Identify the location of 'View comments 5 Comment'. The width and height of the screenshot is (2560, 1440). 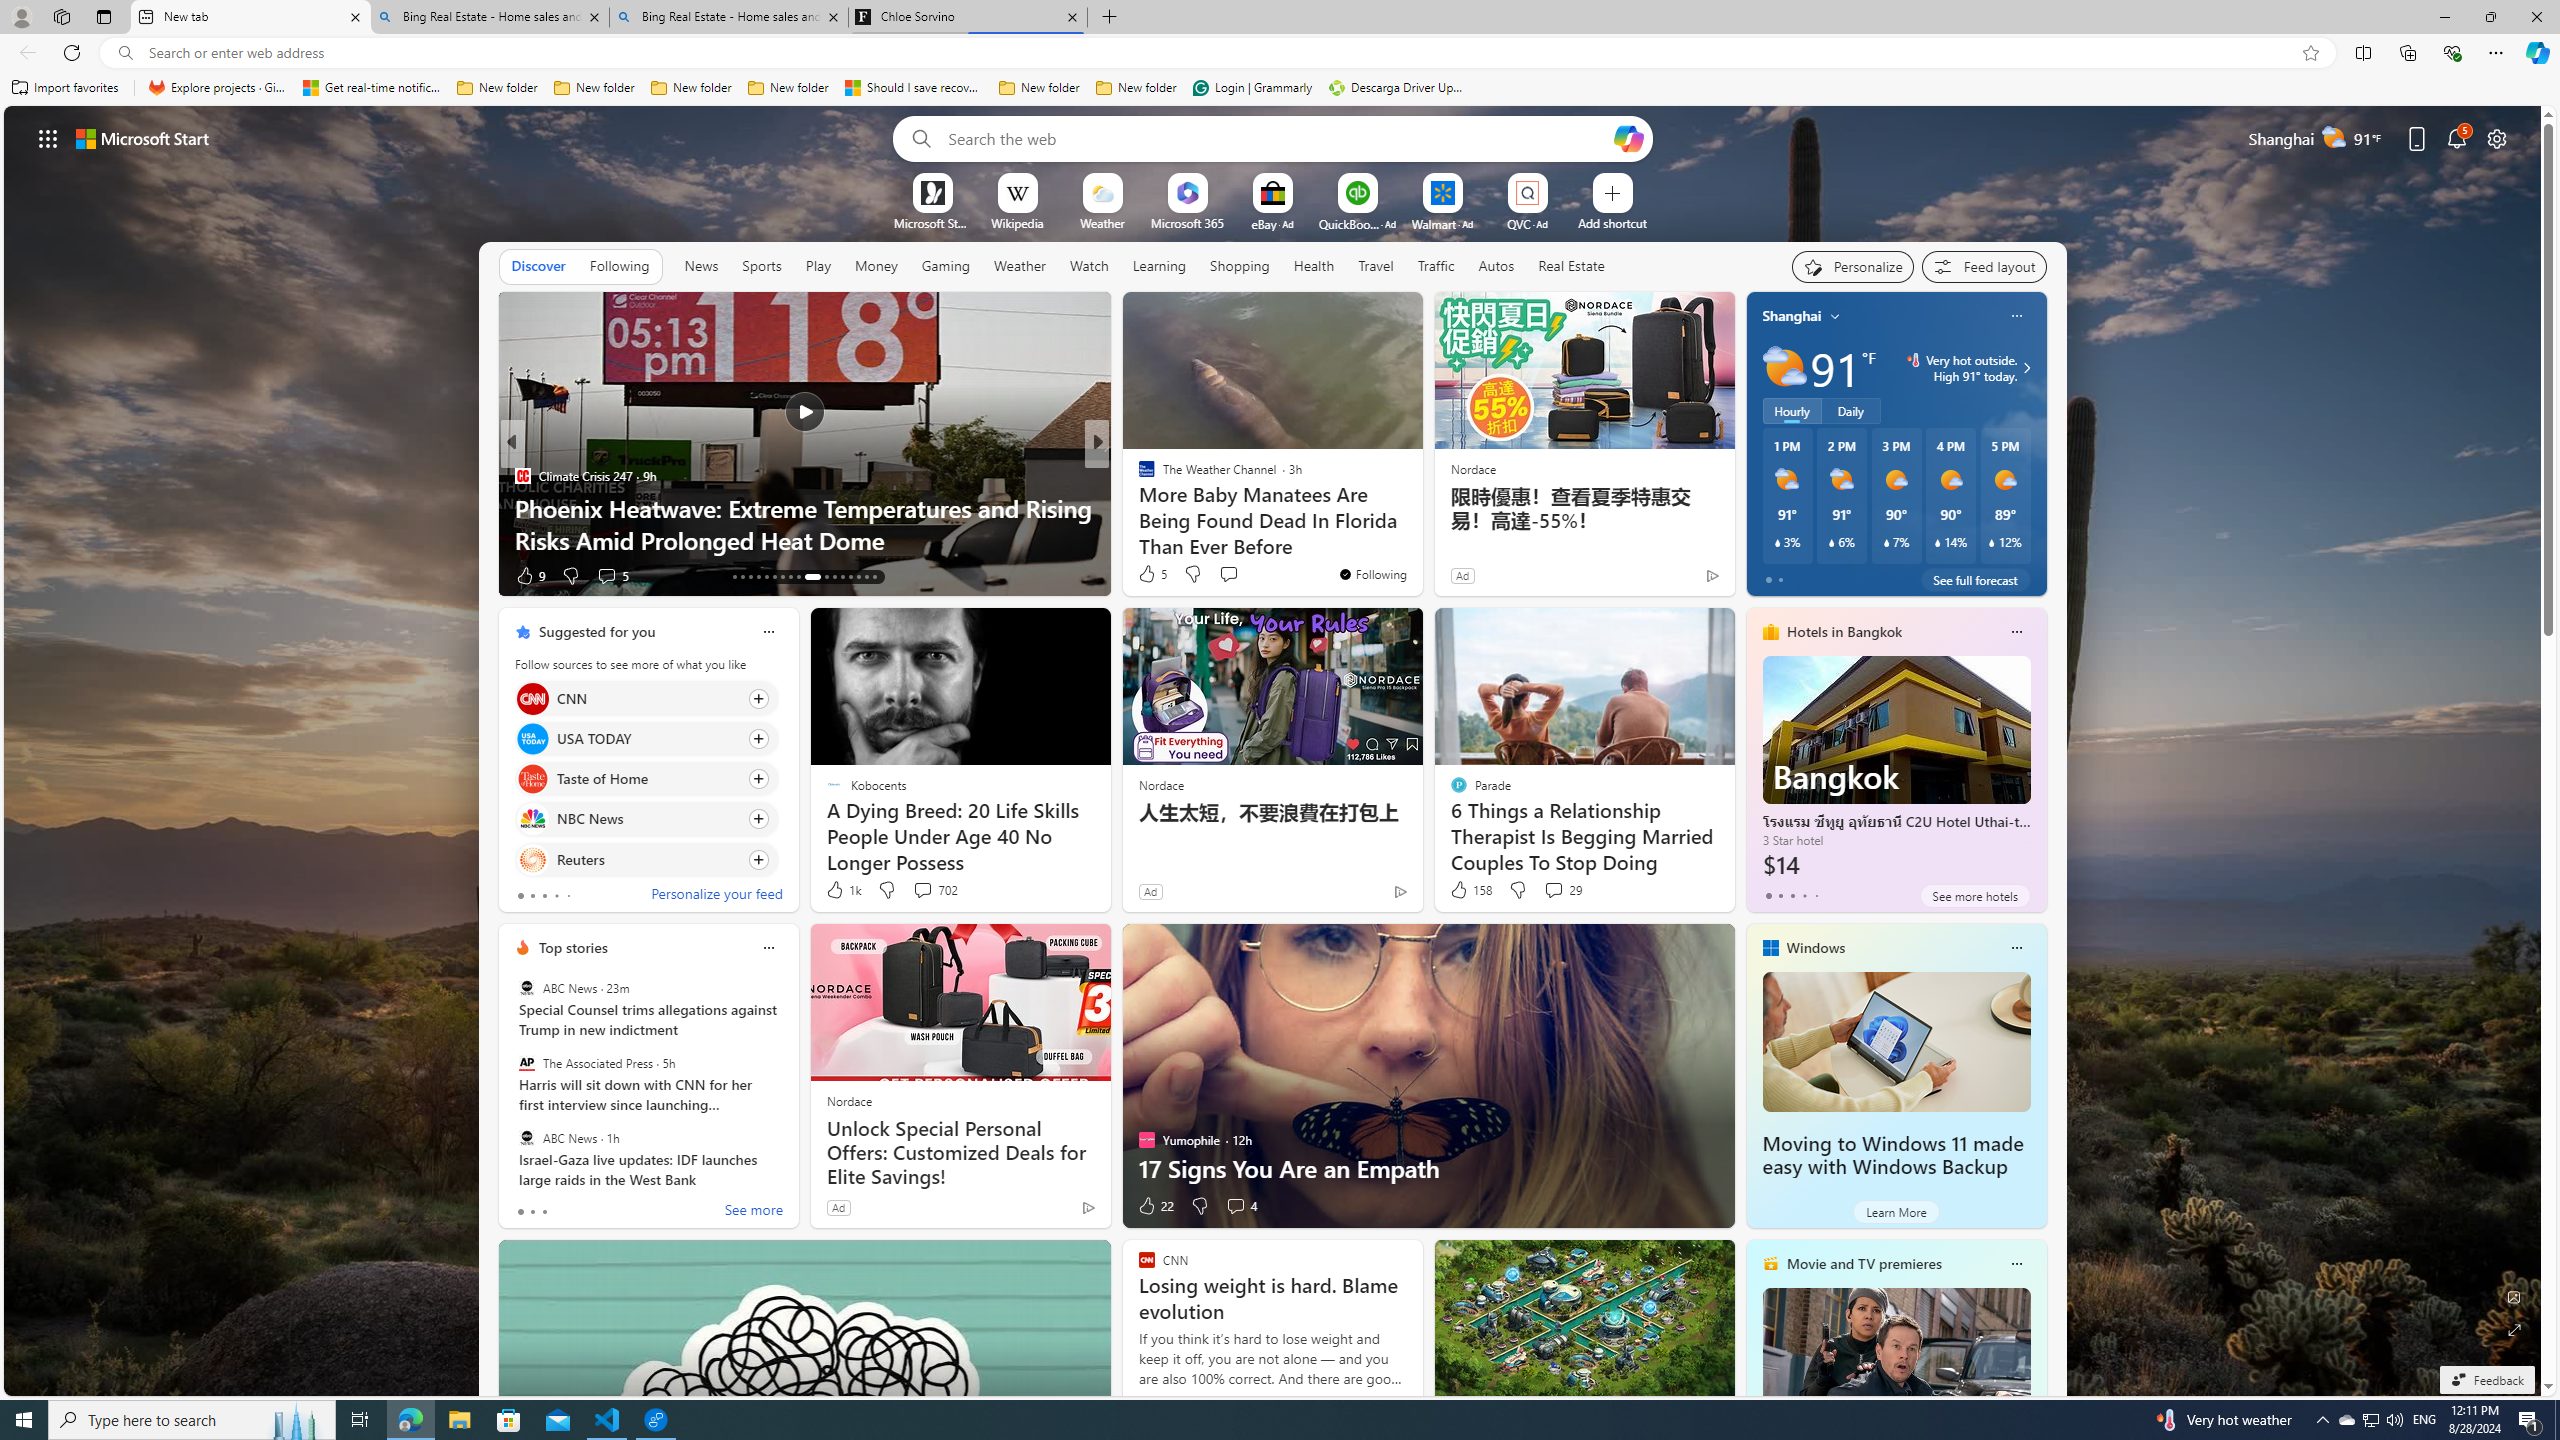
(1235, 574).